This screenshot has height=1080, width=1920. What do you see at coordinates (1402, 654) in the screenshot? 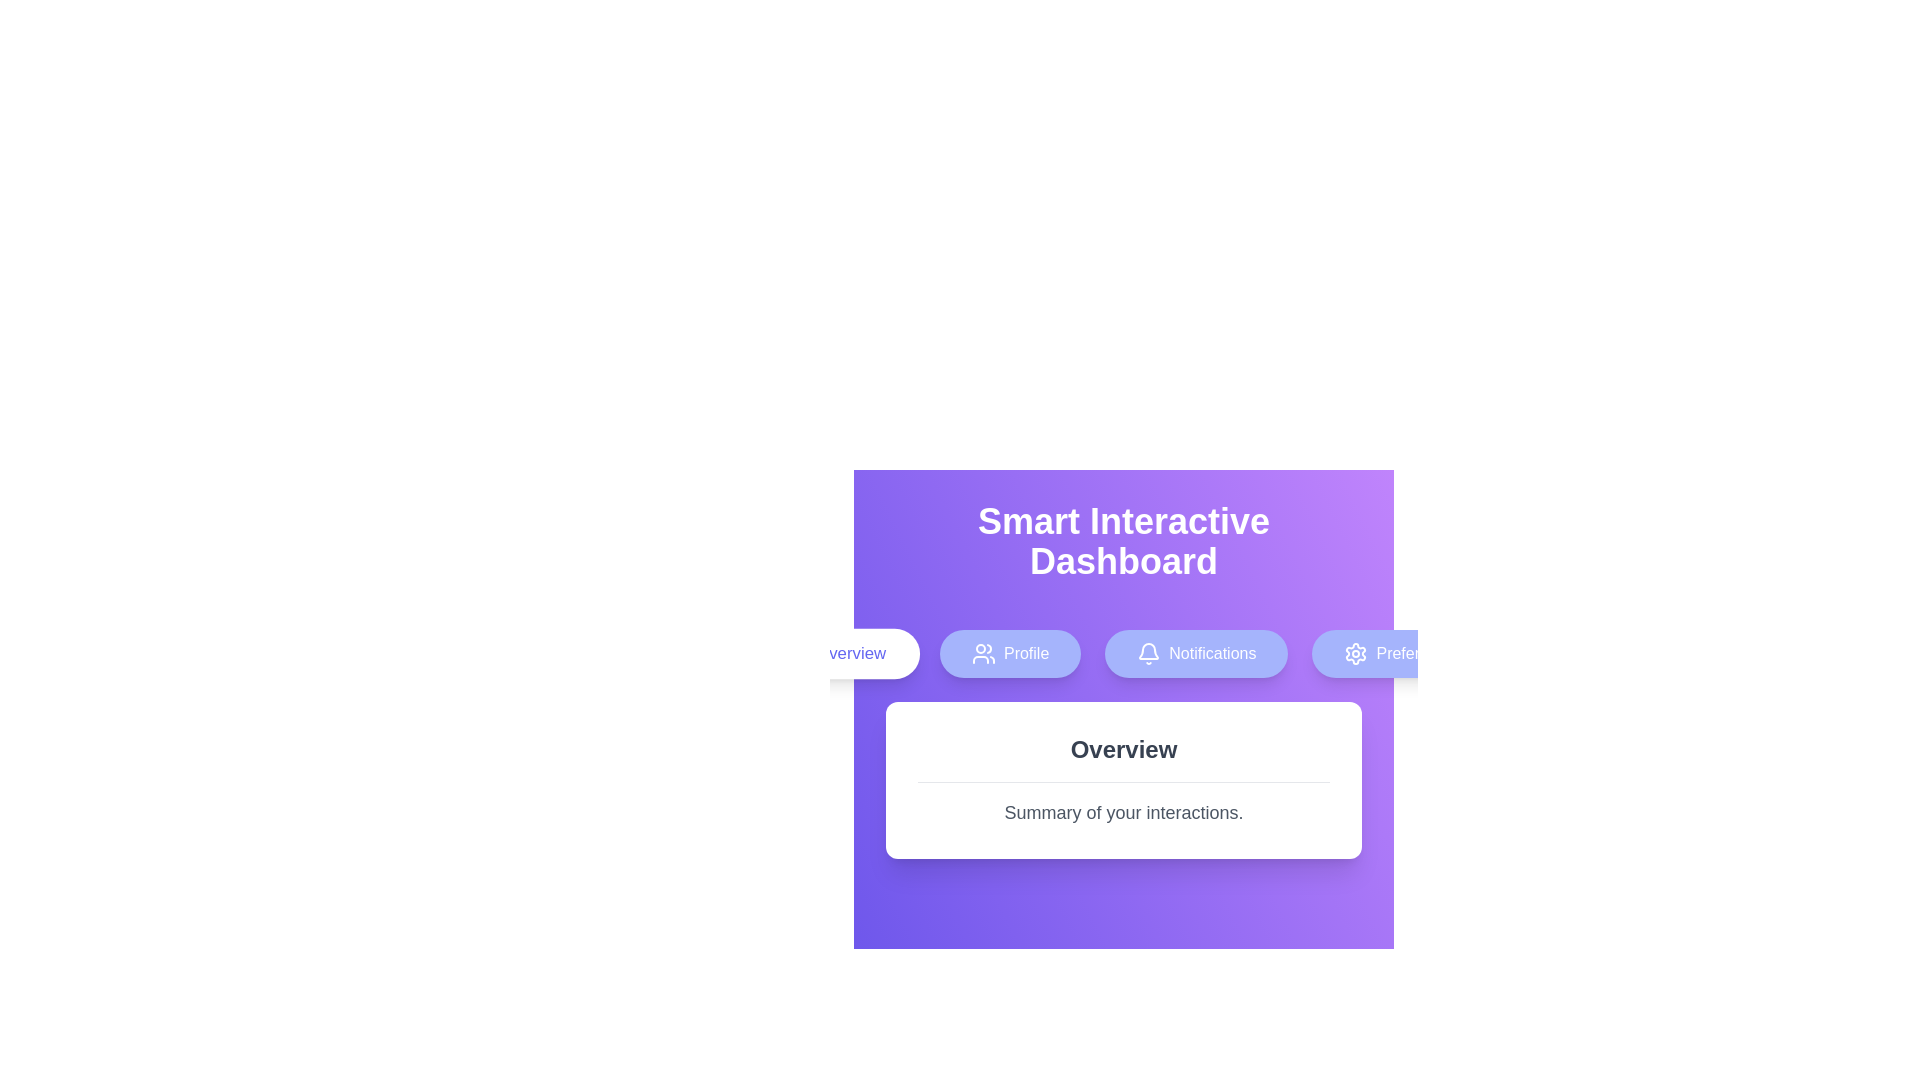
I see `the Preferences tab to view its content` at bounding box center [1402, 654].